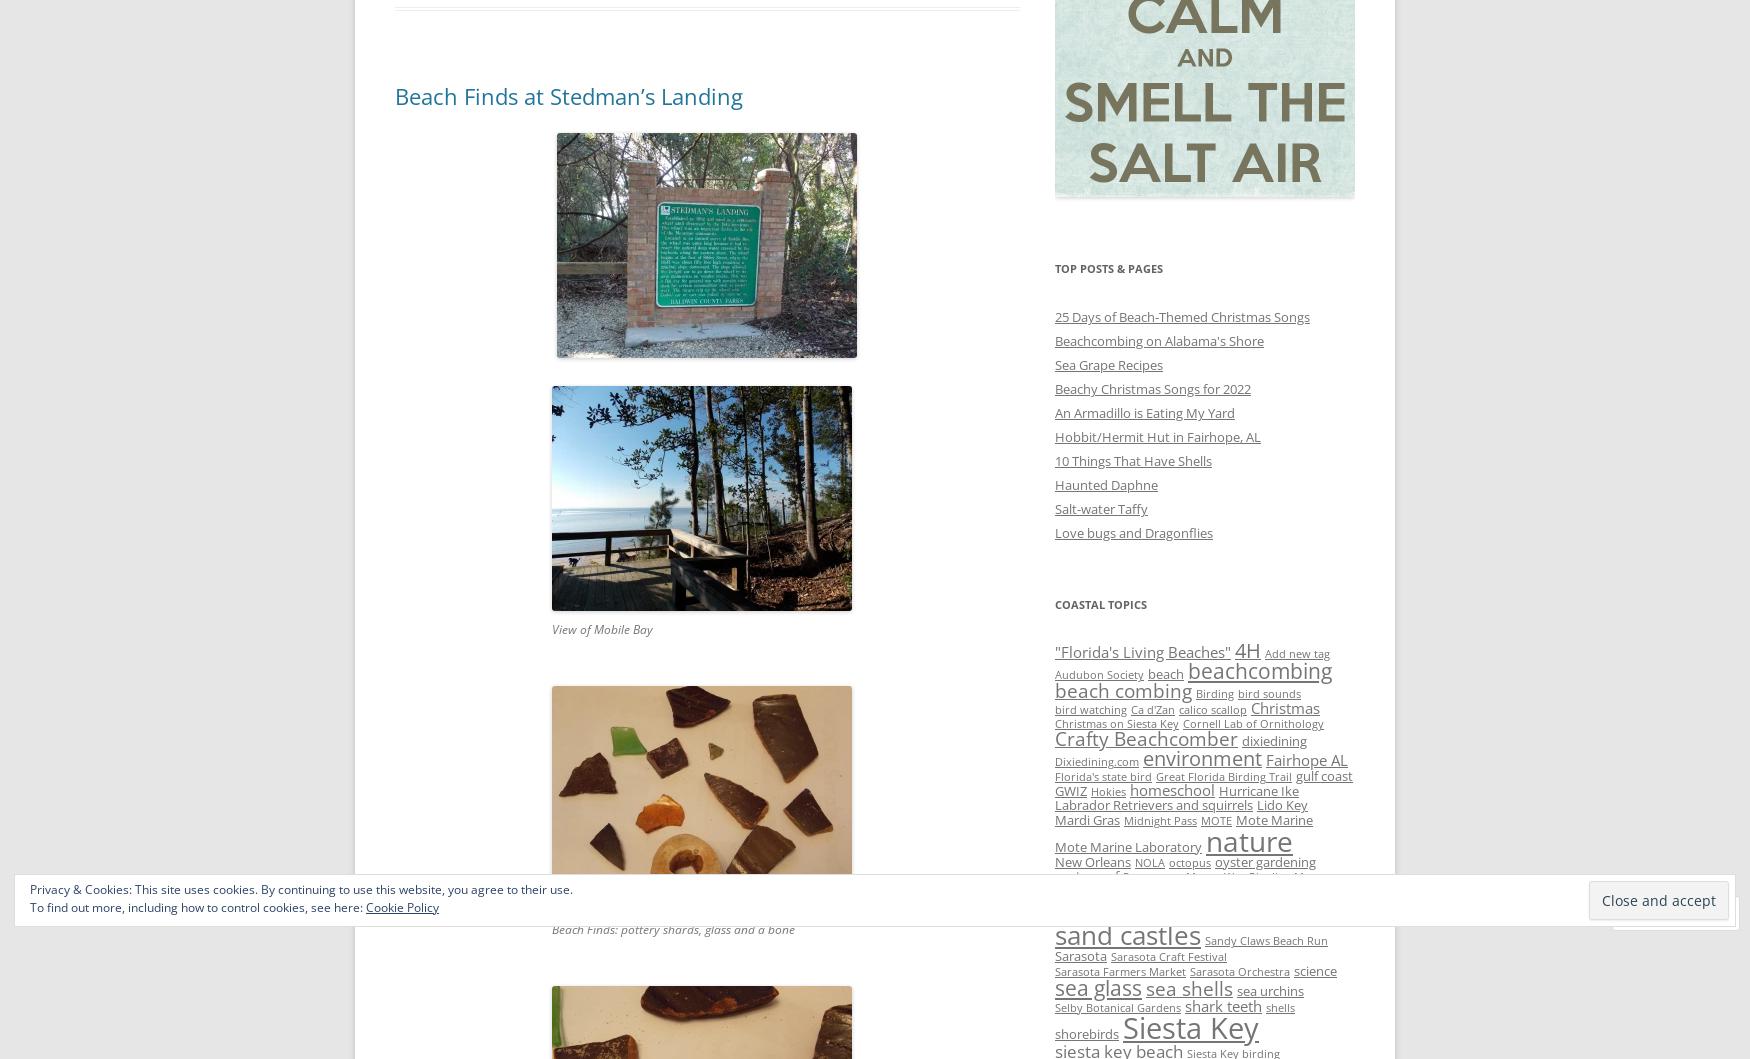 This screenshot has width=1750, height=1059. What do you see at coordinates (1075, 891) in the screenshot?
I see `'sailboat'` at bounding box center [1075, 891].